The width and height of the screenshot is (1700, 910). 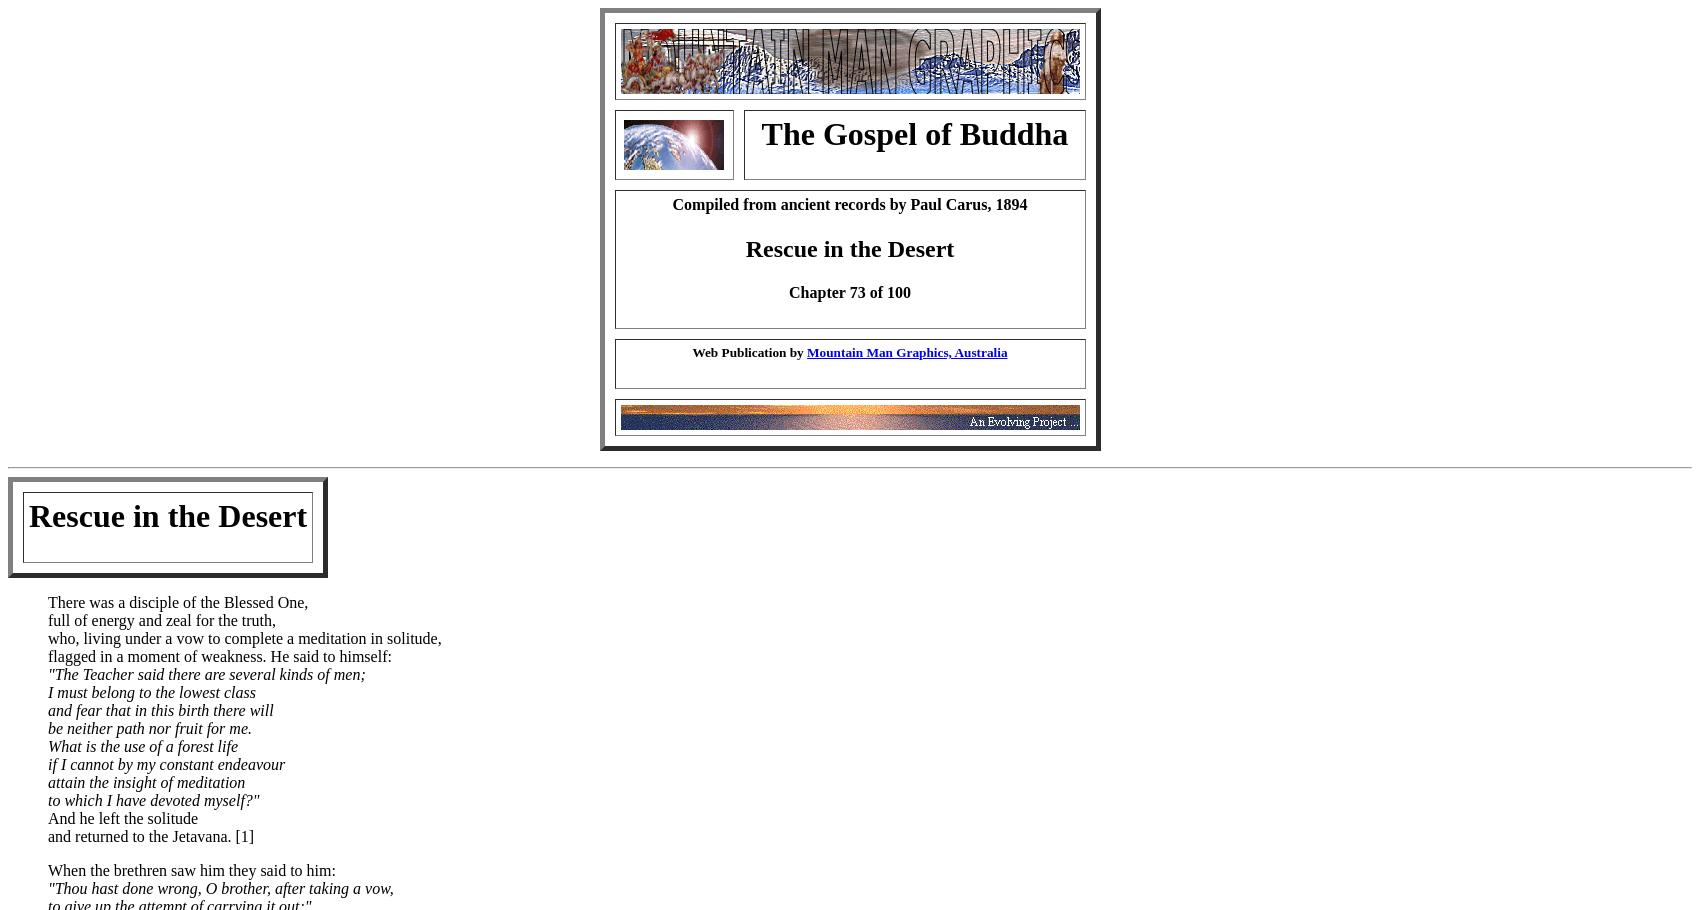 I want to click on 'to which  I  have devoted  myself?"', so click(x=152, y=798).